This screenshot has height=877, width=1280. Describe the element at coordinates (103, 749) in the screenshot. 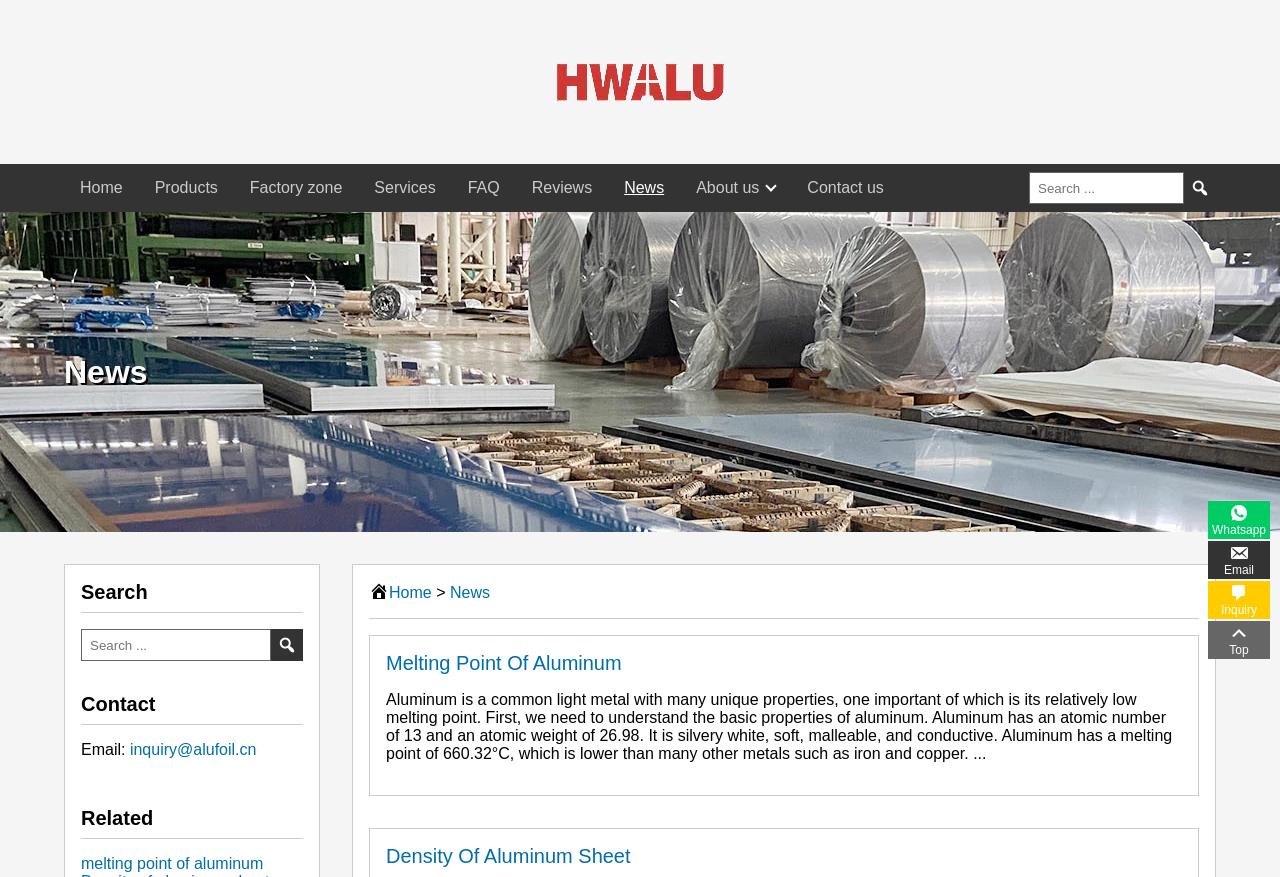

I see `'Email:'` at that location.